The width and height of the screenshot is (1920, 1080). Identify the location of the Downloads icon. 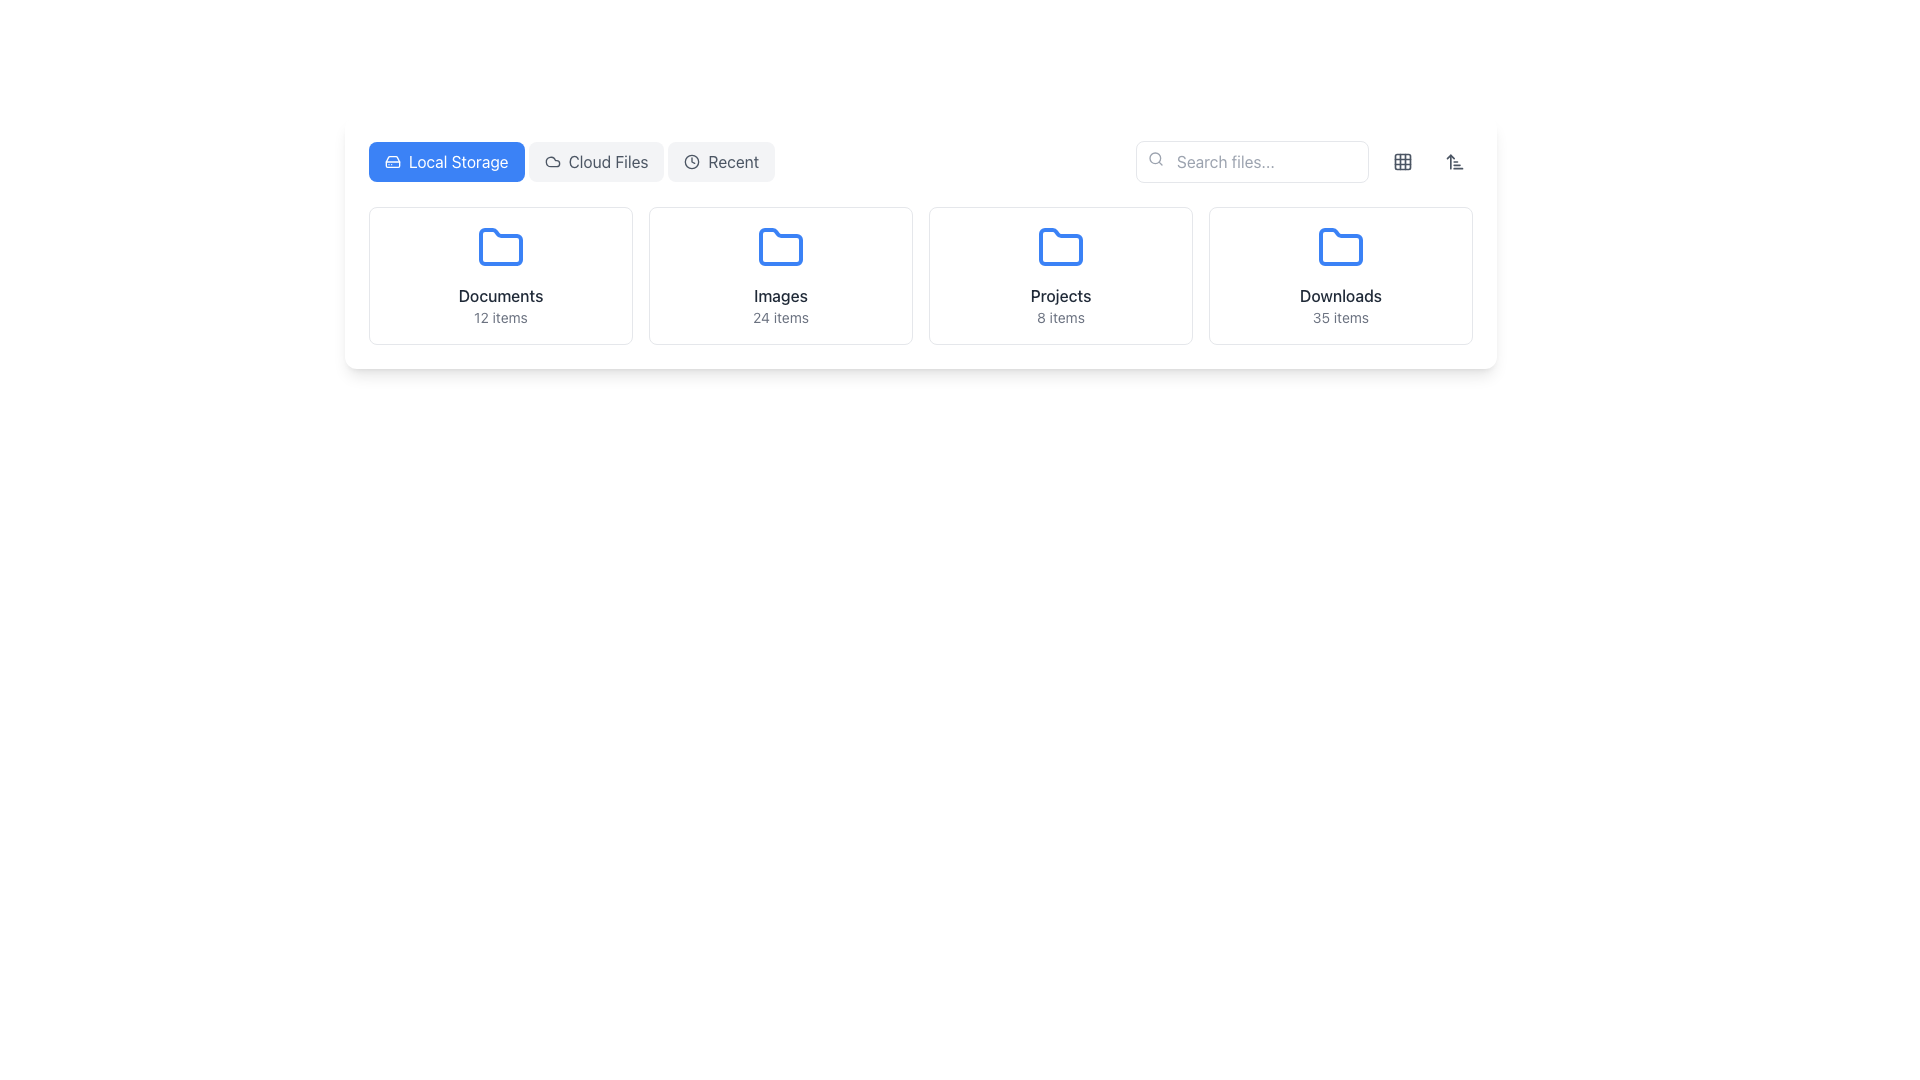
(1340, 246).